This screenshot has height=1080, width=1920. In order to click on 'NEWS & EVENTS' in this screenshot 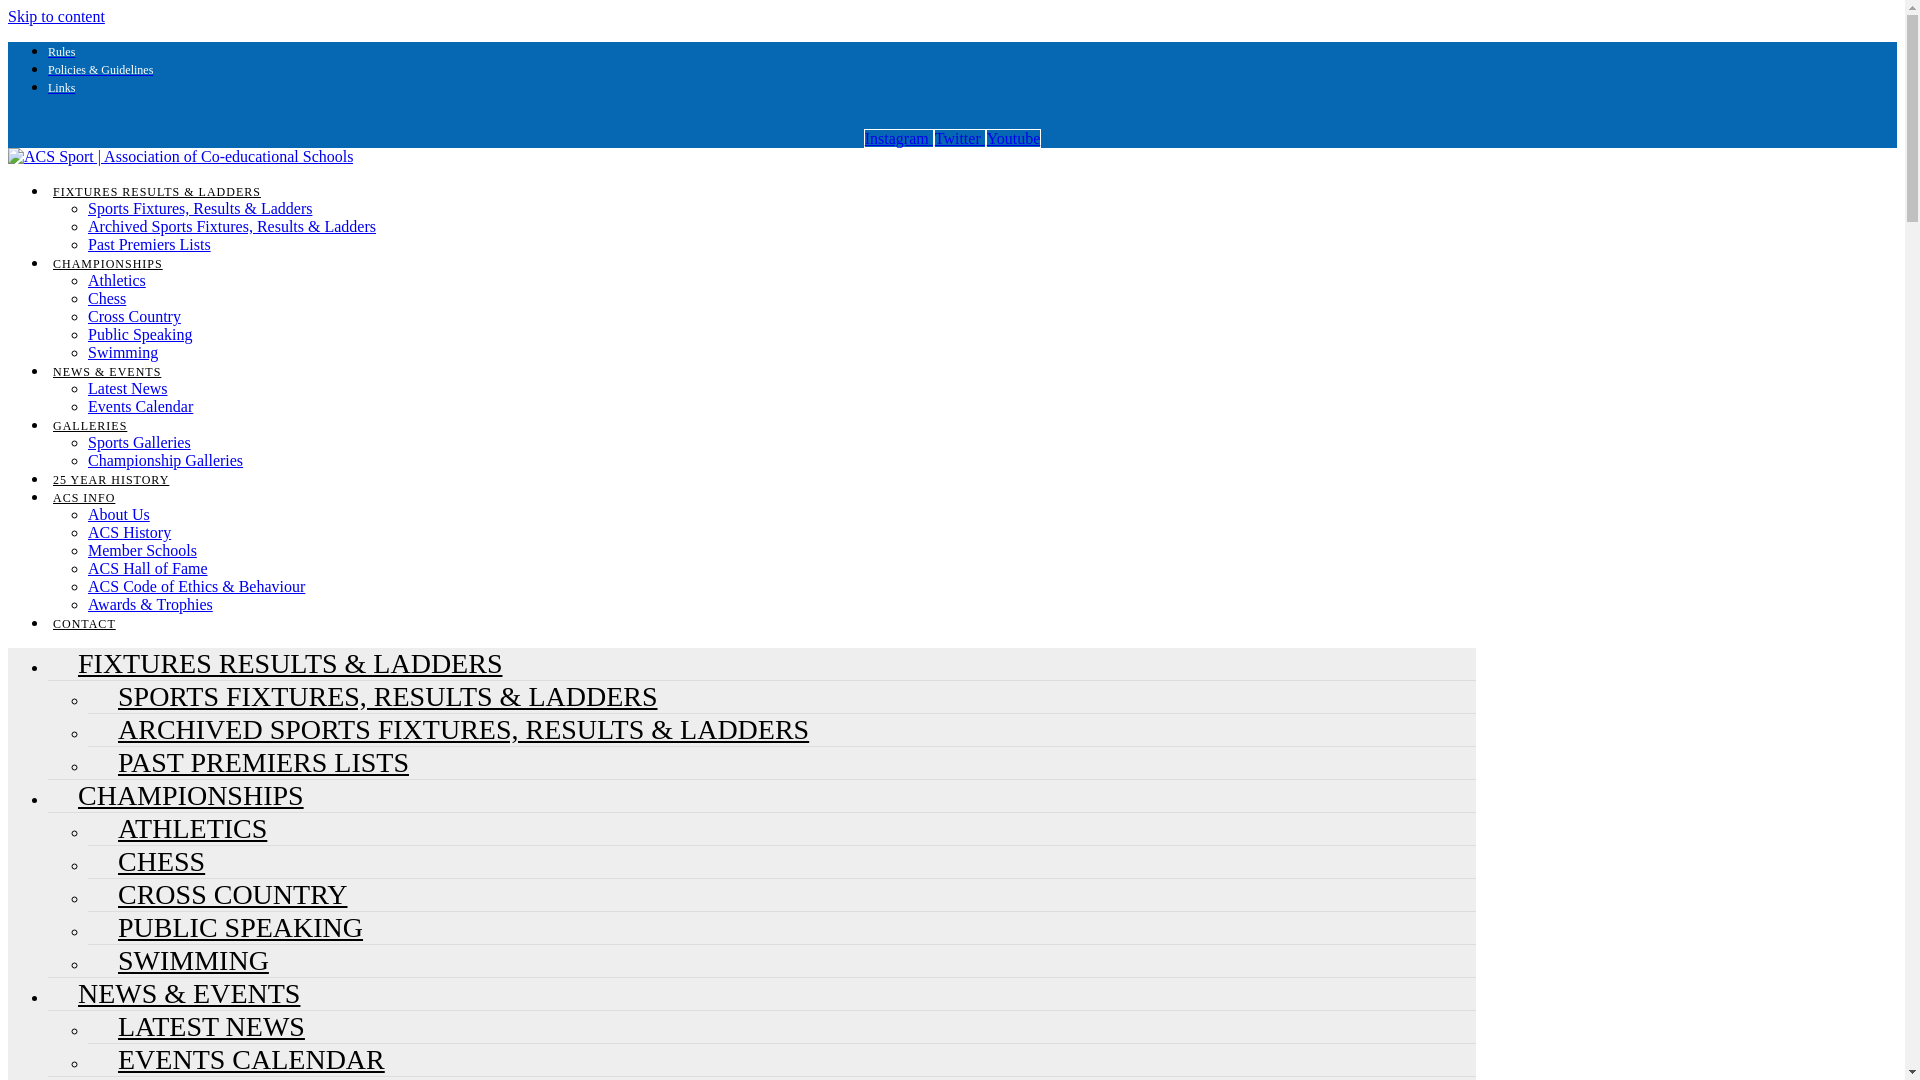, I will do `click(173, 993)`.